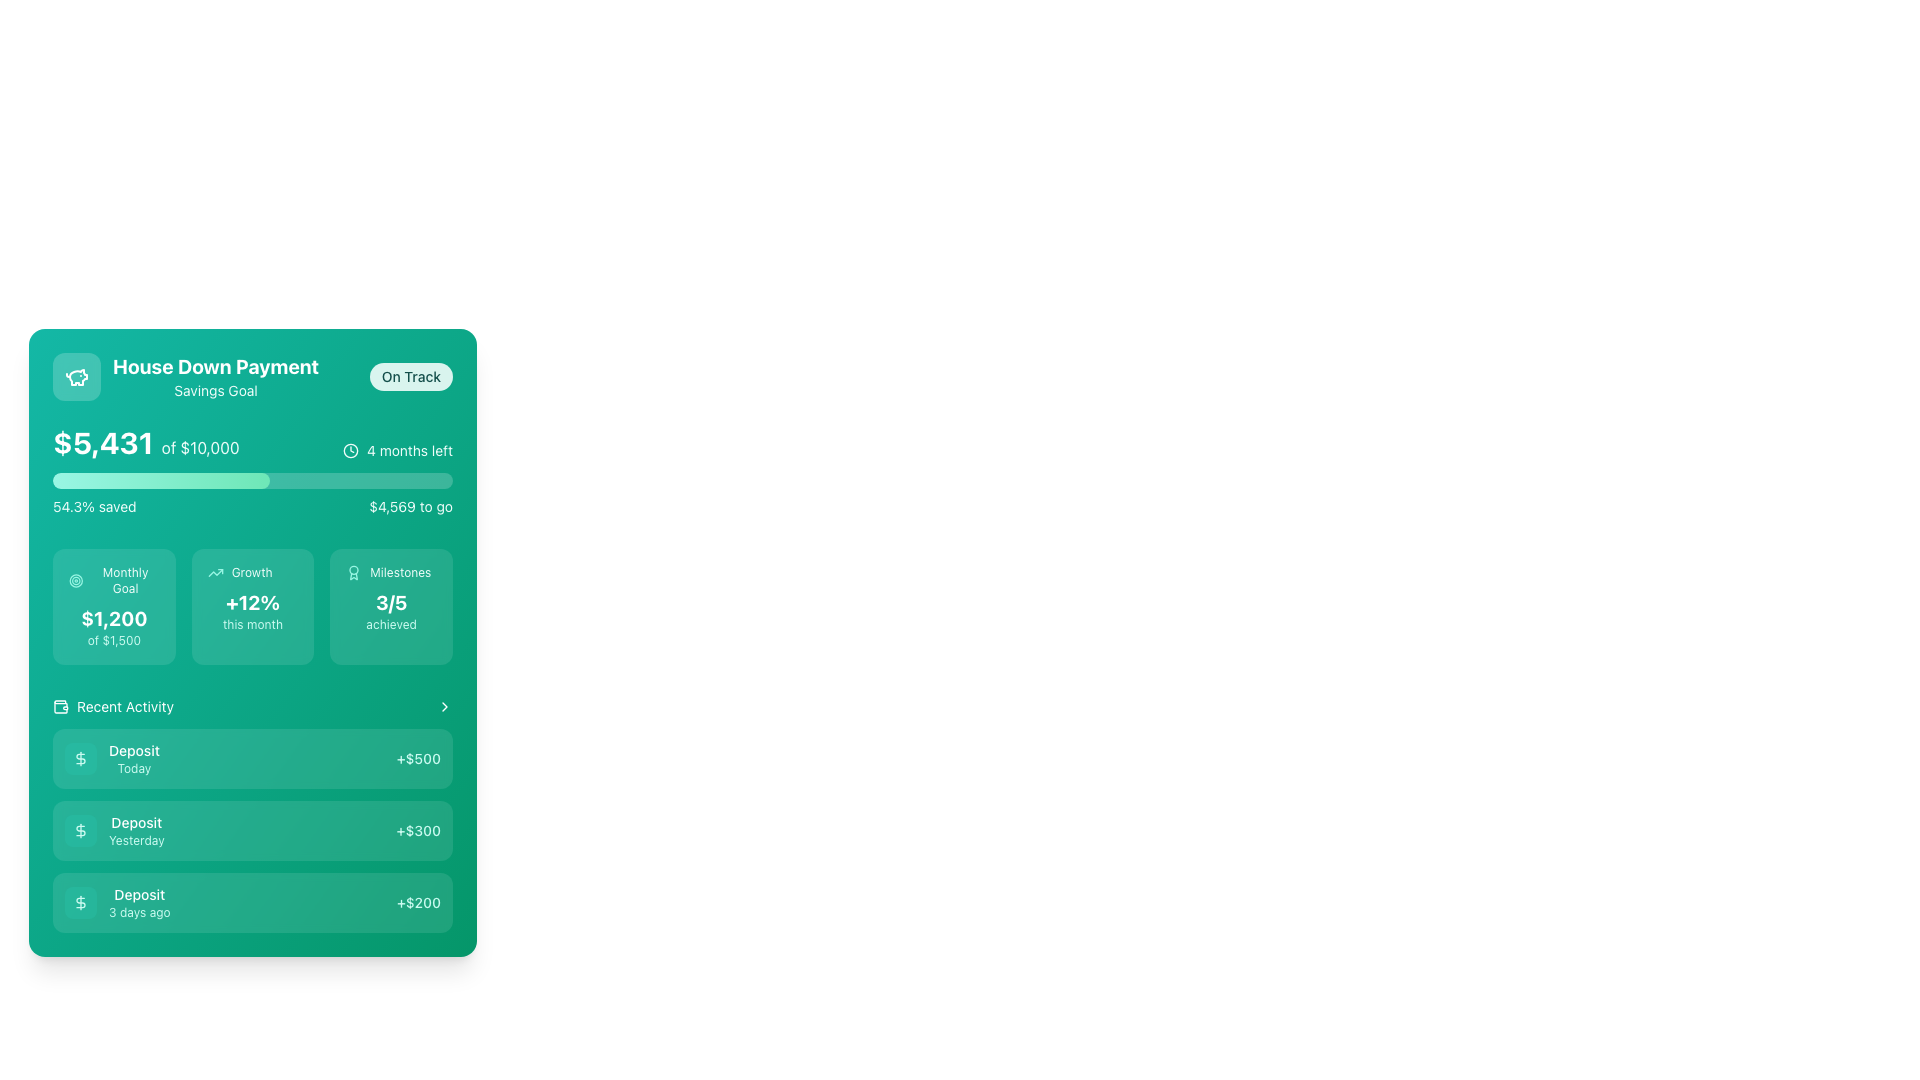  Describe the element at coordinates (252, 814) in the screenshot. I see `the Information card displaying 'Deposit' in the 'Recent Activity' section, which shows the amount '+$300' on the right` at that location.